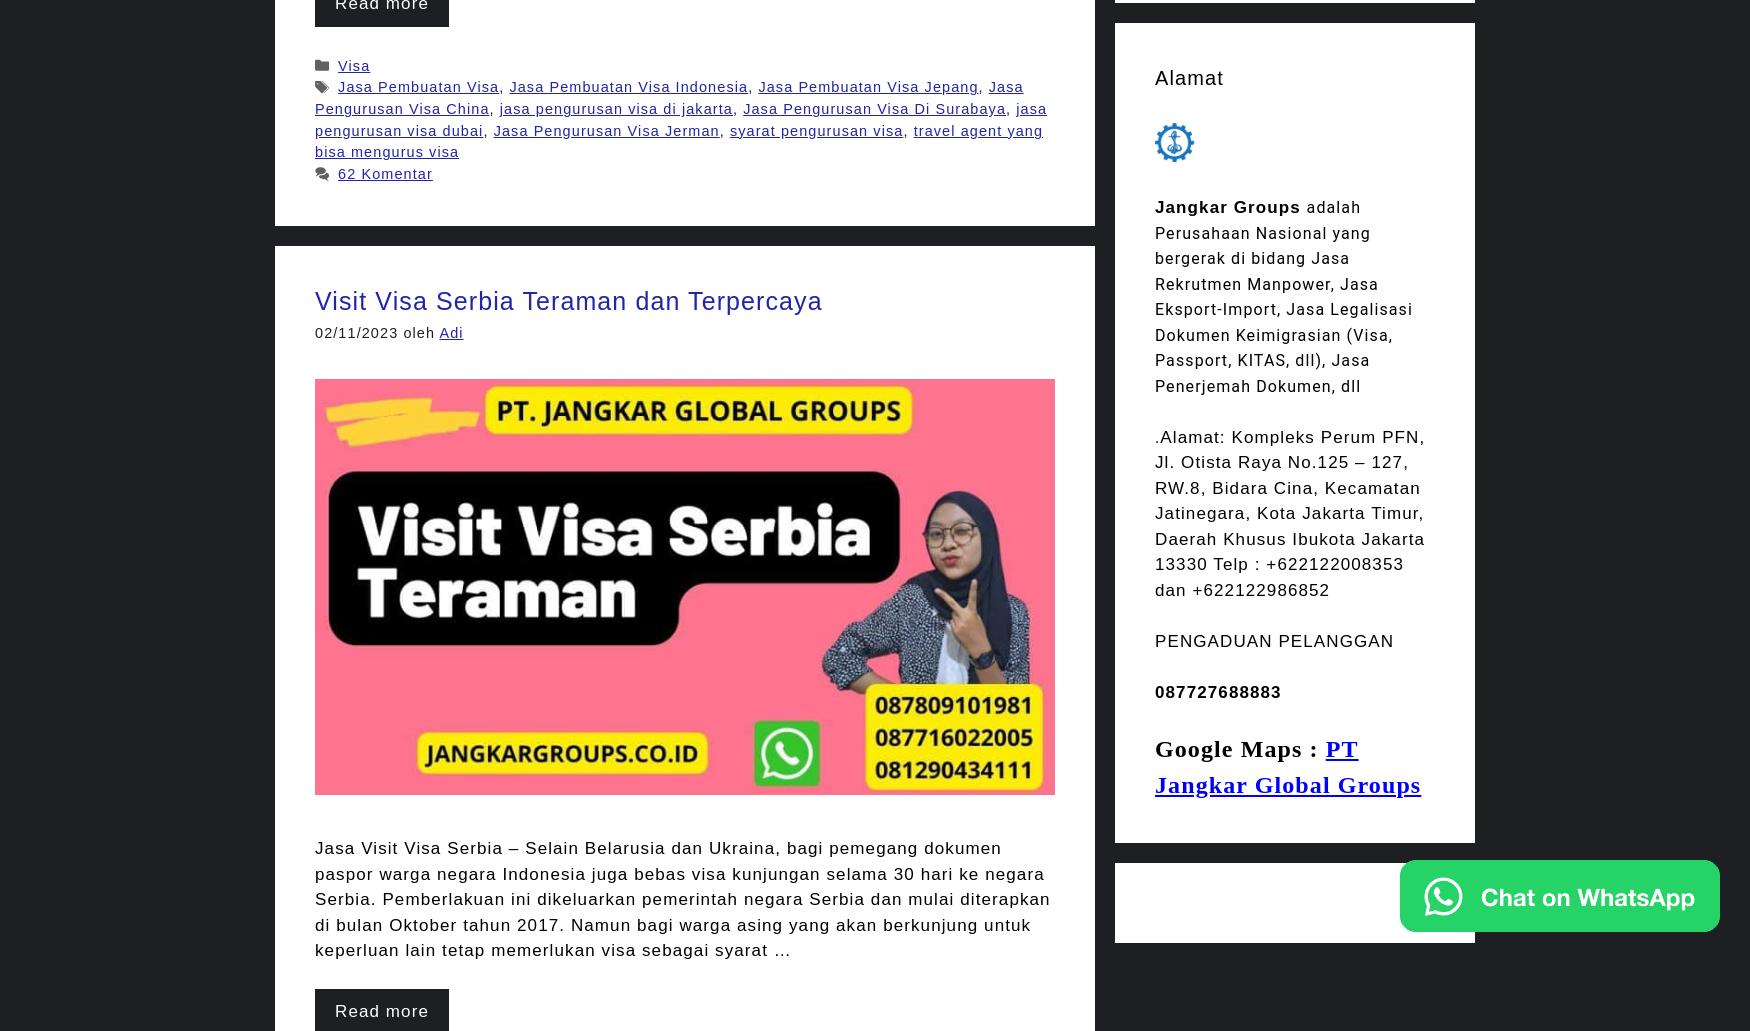  What do you see at coordinates (1156, 436) in the screenshot?
I see `'.'` at bounding box center [1156, 436].